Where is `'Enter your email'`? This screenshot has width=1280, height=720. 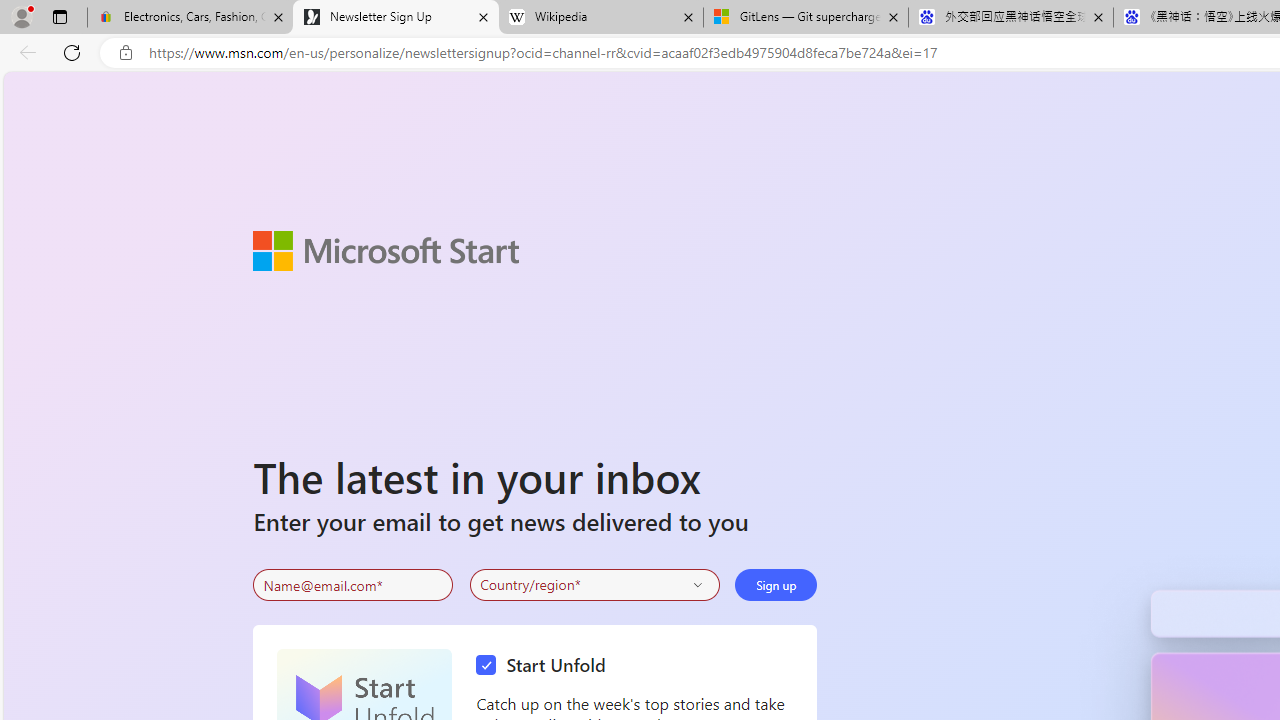 'Enter your email' is located at coordinates (353, 585).